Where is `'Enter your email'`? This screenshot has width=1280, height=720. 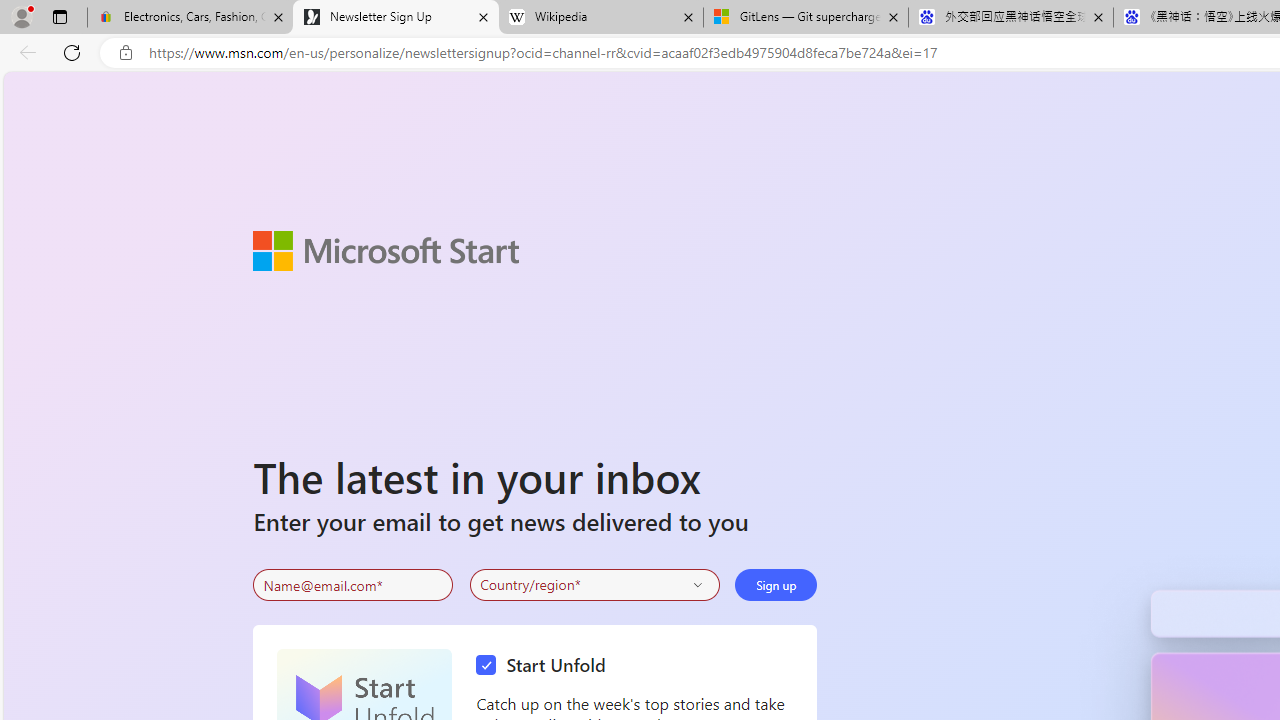 'Enter your email' is located at coordinates (353, 585).